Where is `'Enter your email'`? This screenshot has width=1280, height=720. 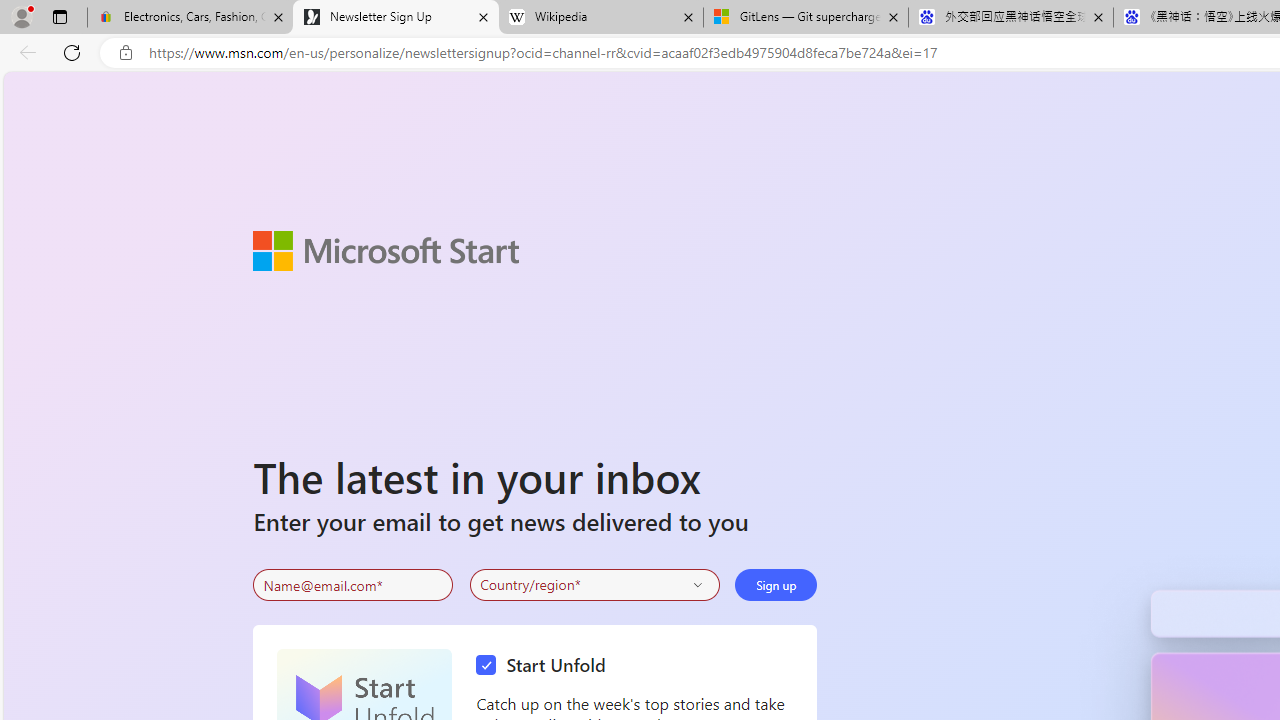 'Enter your email' is located at coordinates (353, 585).